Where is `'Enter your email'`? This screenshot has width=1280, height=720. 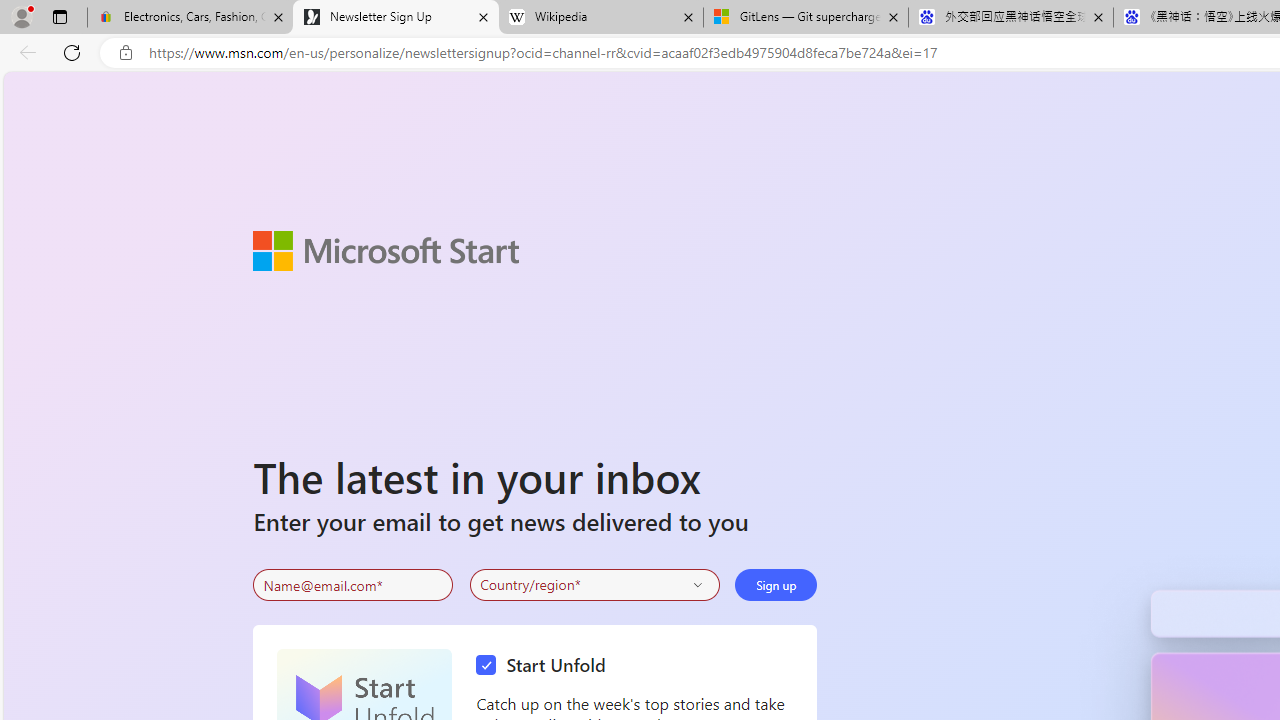 'Enter your email' is located at coordinates (353, 585).